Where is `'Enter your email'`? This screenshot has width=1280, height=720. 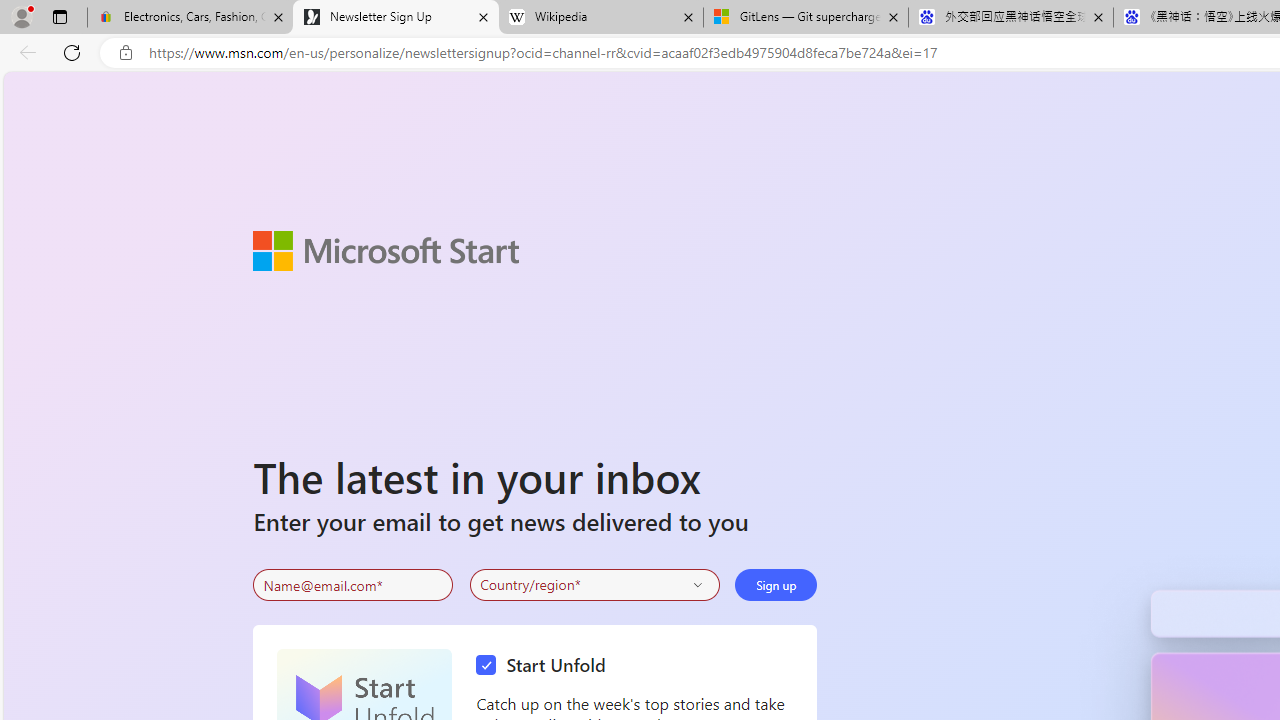 'Enter your email' is located at coordinates (353, 585).